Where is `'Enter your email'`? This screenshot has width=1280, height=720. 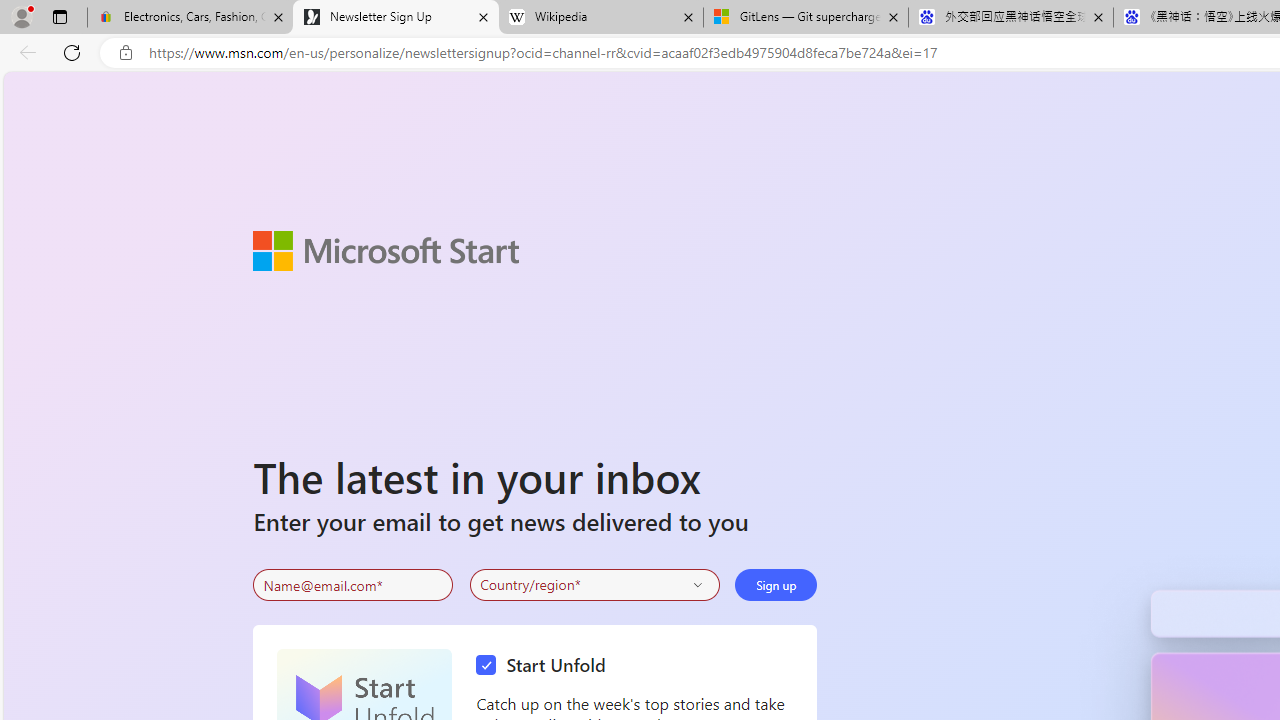 'Enter your email' is located at coordinates (353, 585).